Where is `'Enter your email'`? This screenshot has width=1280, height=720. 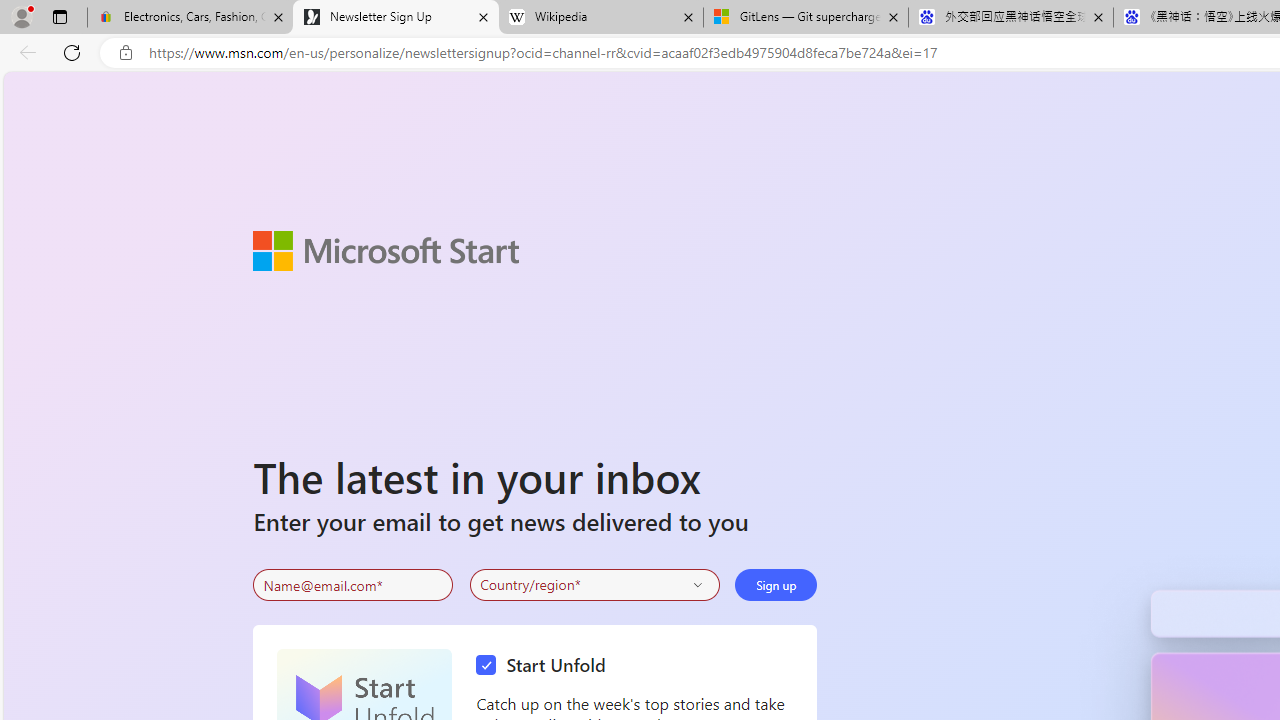 'Enter your email' is located at coordinates (353, 585).